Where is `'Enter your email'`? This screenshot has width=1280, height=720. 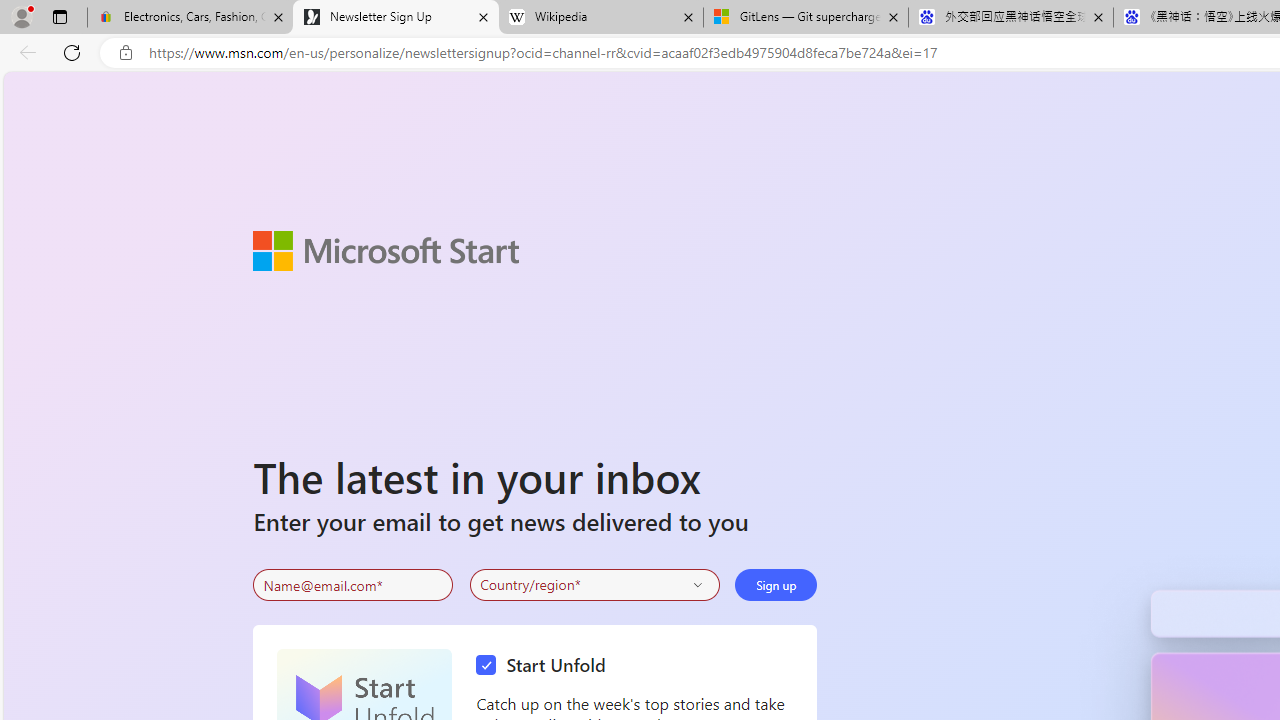 'Enter your email' is located at coordinates (353, 585).